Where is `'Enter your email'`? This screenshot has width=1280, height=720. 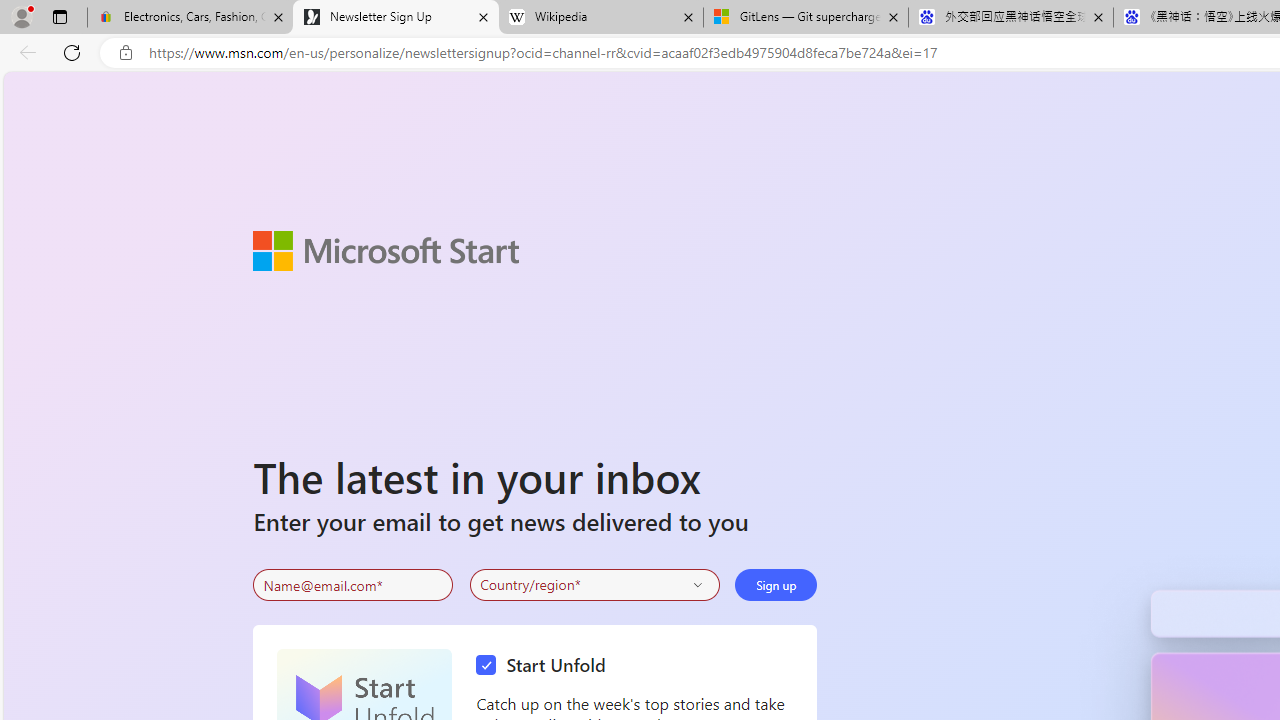 'Enter your email' is located at coordinates (353, 585).